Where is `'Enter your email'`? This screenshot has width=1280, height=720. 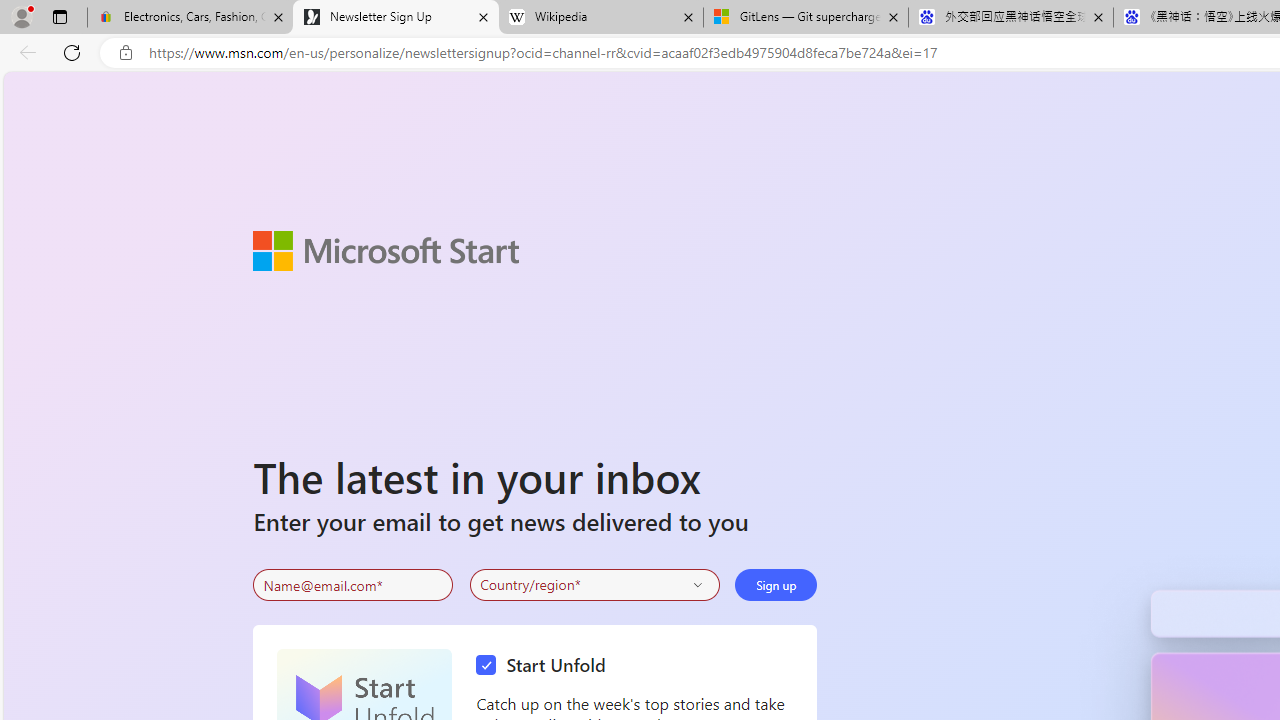 'Enter your email' is located at coordinates (353, 585).